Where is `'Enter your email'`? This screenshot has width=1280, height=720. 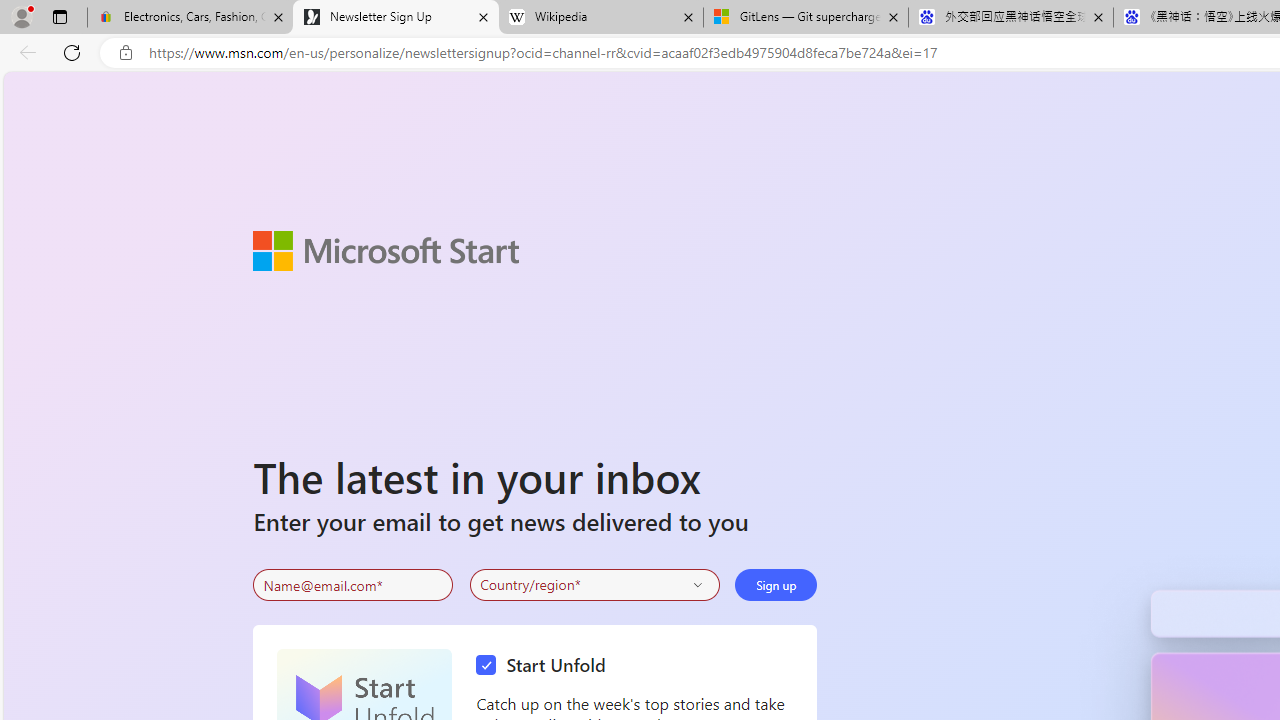 'Enter your email' is located at coordinates (353, 585).